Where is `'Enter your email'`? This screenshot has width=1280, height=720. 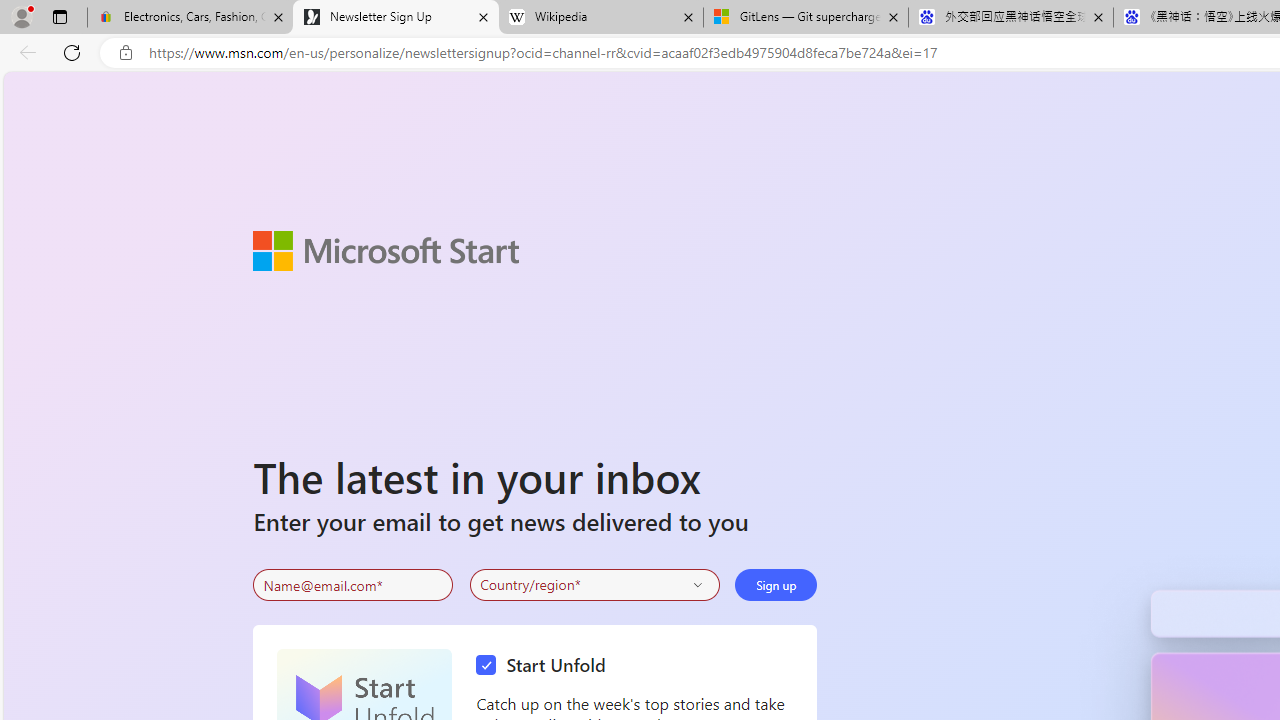 'Enter your email' is located at coordinates (353, 585).